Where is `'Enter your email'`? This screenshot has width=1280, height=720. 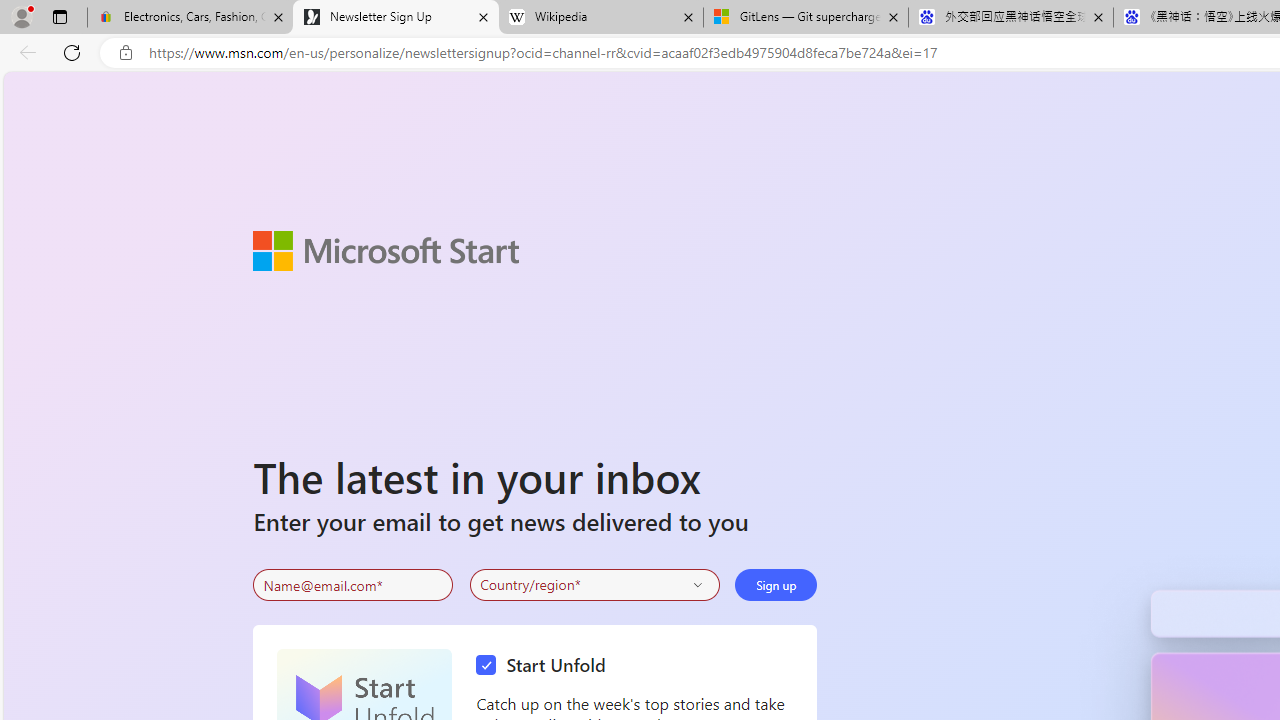 'Enter your email' is located at coordinates (353, 585).